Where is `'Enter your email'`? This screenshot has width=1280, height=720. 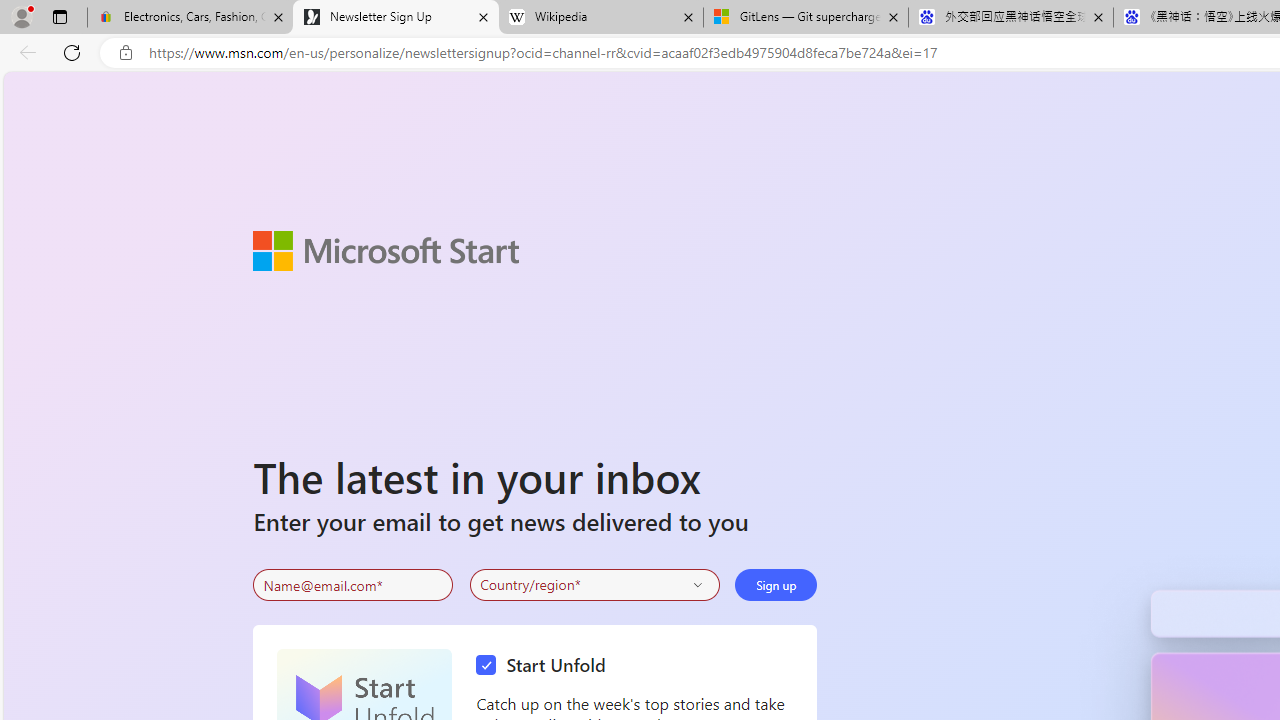 'Enter your email' is located at coordinates (353, 585).